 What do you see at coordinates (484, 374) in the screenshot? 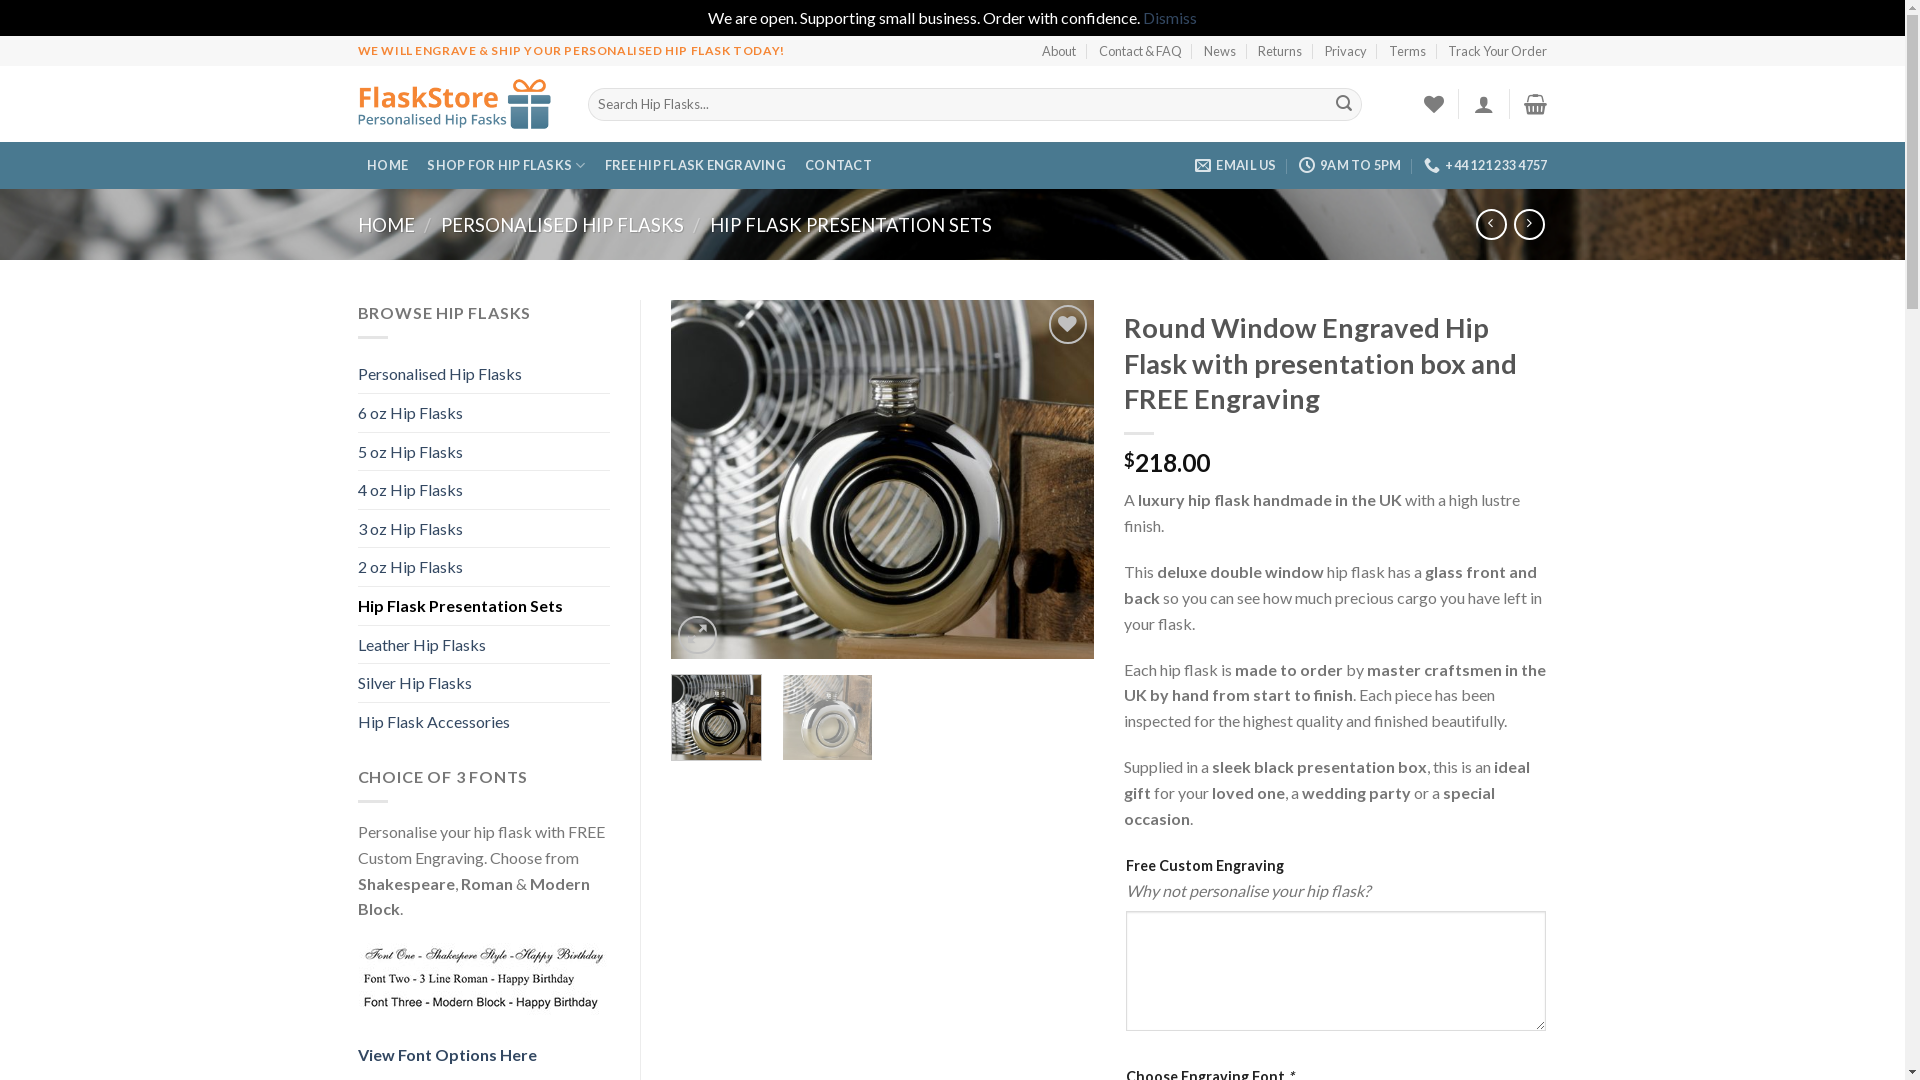
I see `'Personalised Hip Flasks'` at bounding box center [484, 374].